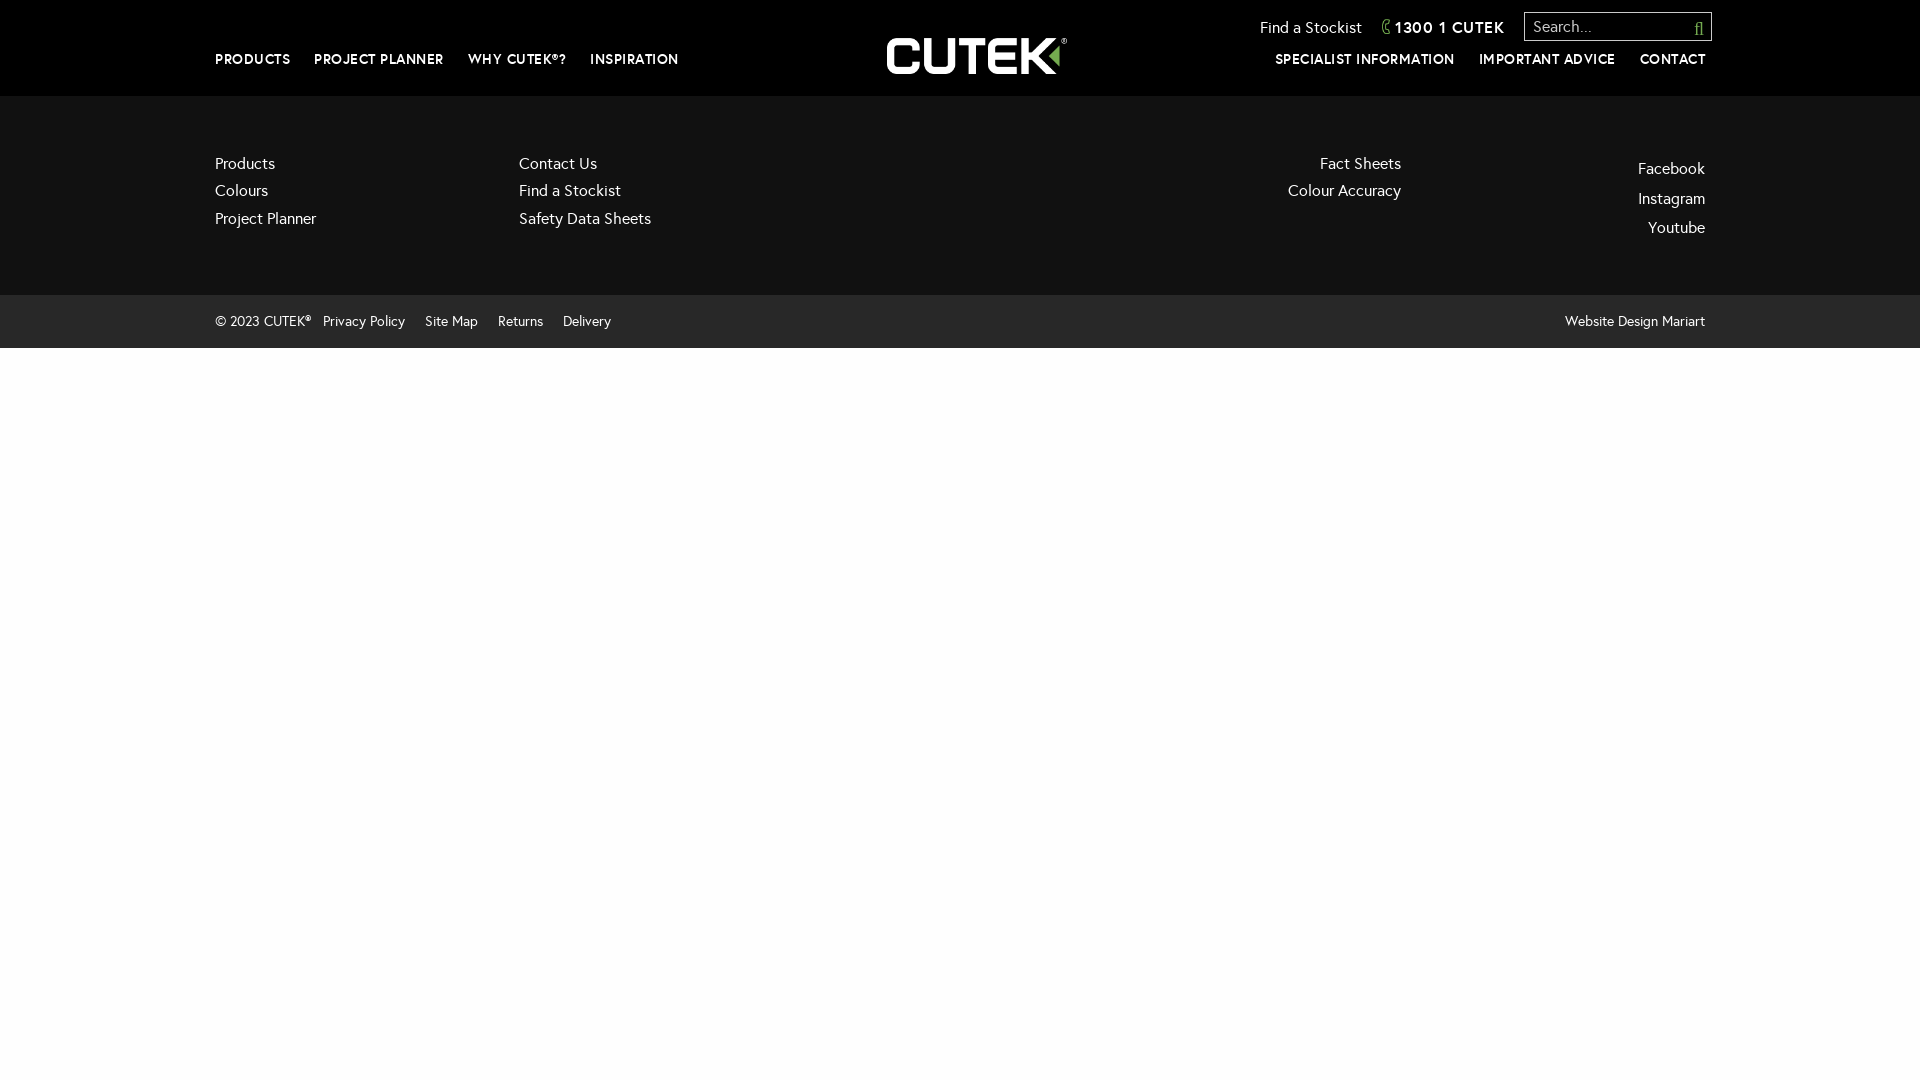 The image size is (1920, 1080). I want to click on 'Returns', so click(520, 320).